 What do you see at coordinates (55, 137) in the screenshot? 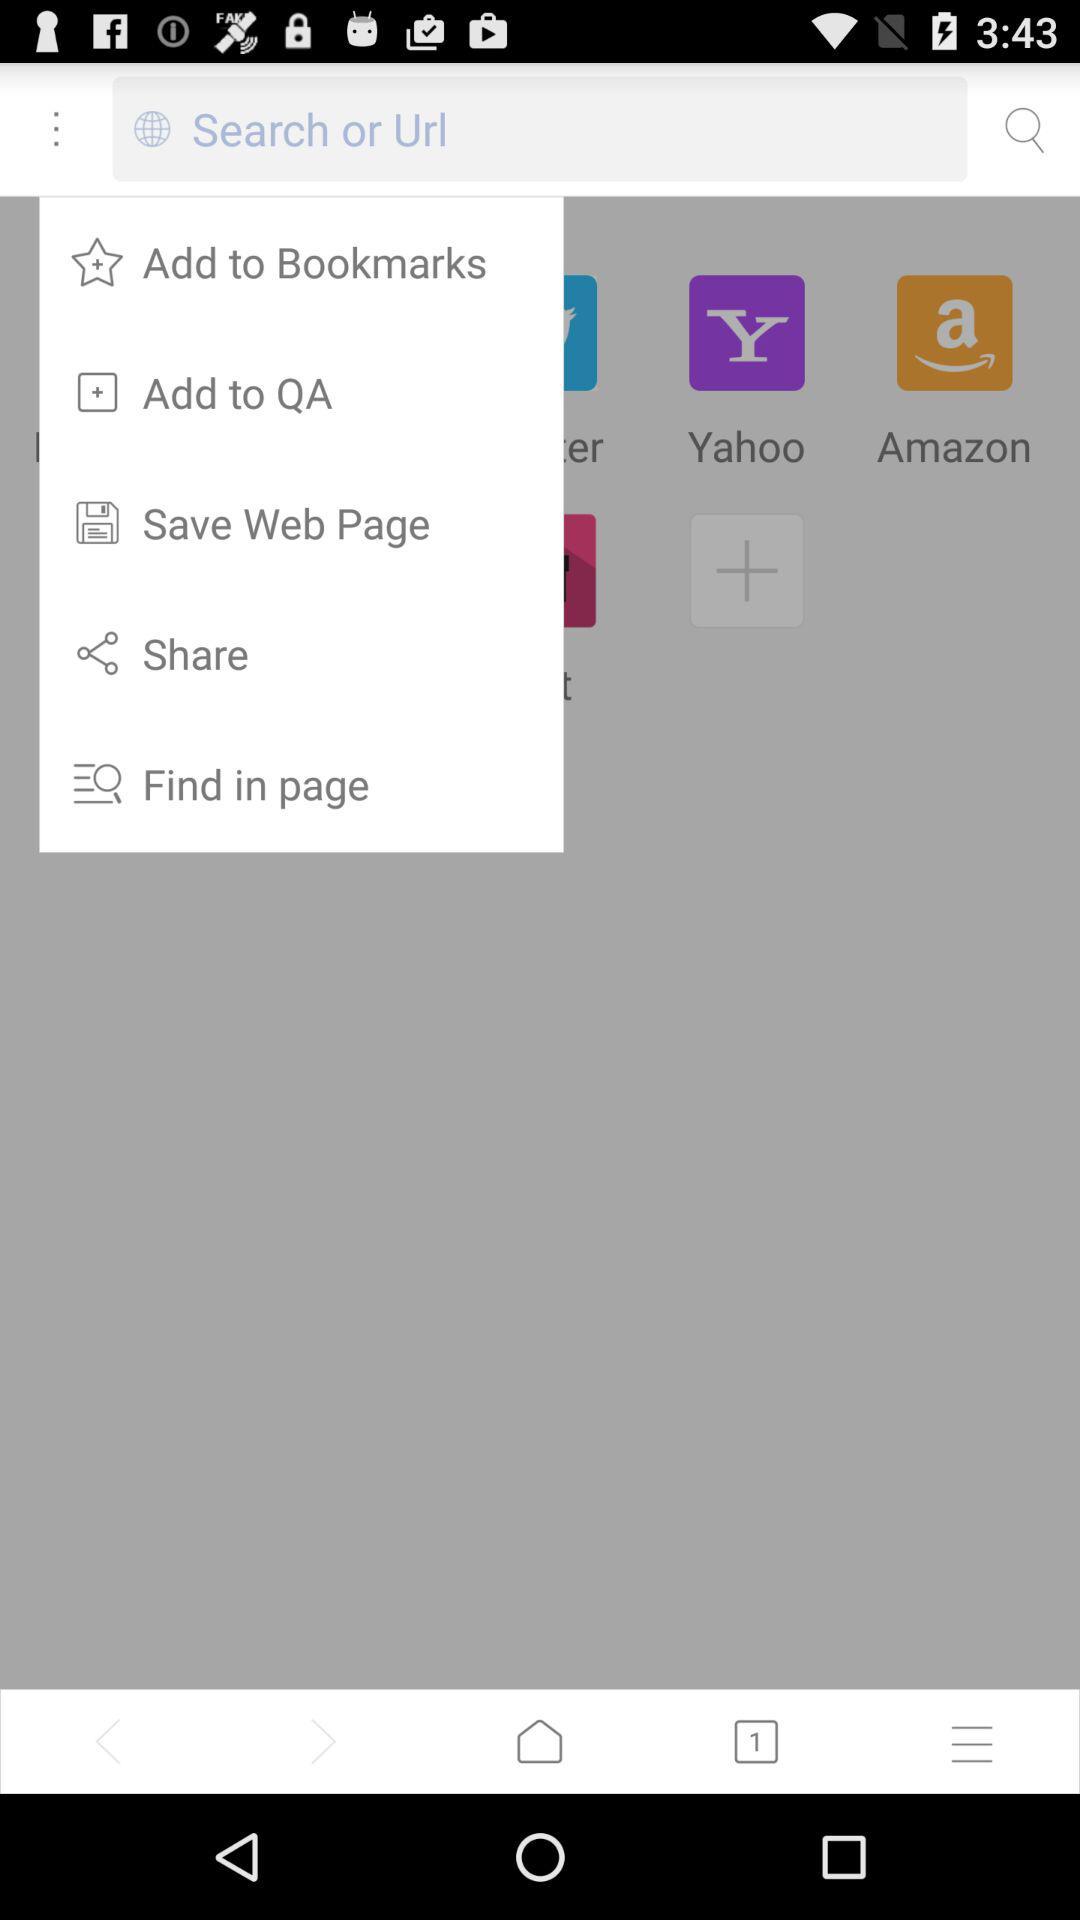
I see `the more icon` at bounding box center [55, 137].